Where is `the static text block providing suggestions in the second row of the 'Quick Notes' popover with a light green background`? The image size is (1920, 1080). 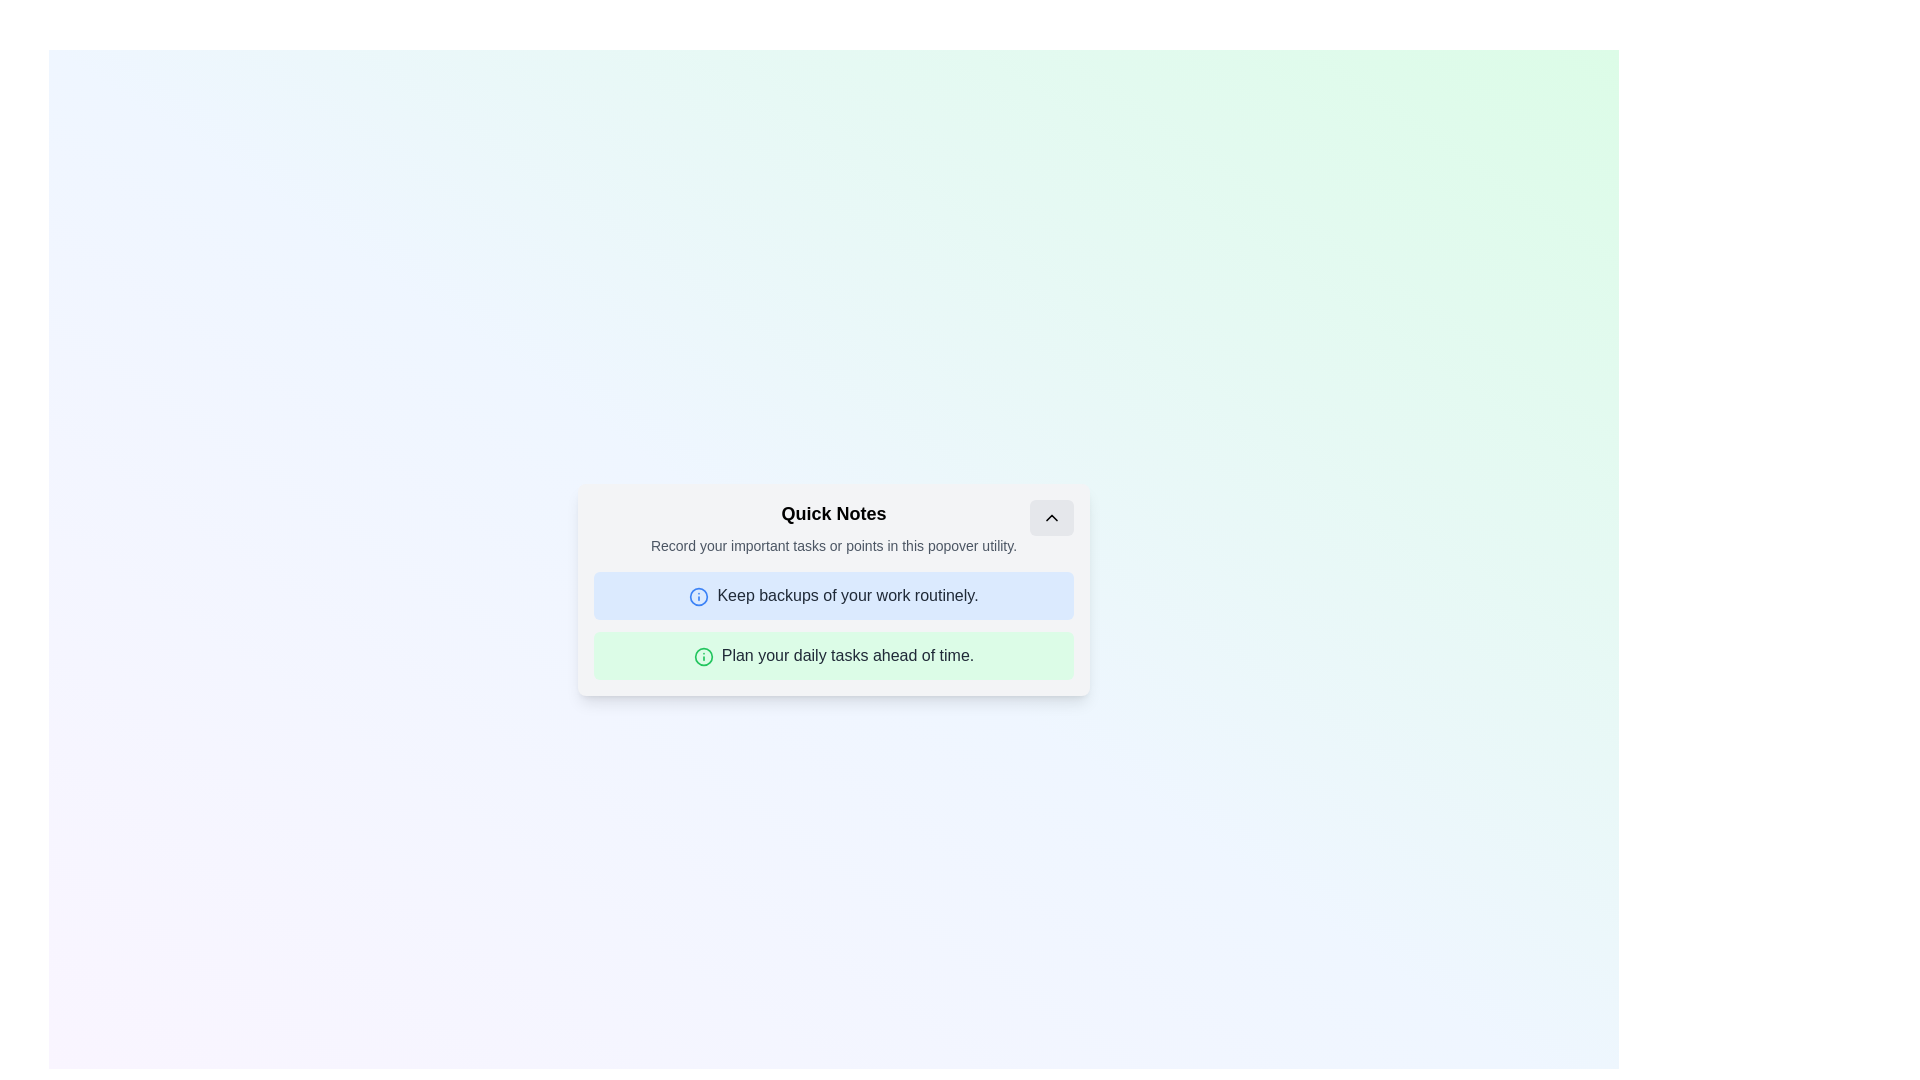
the static text block providing suggestions in the second row of the 'Quick Notes' popover with a light green background is located at coordinates (848, 655).